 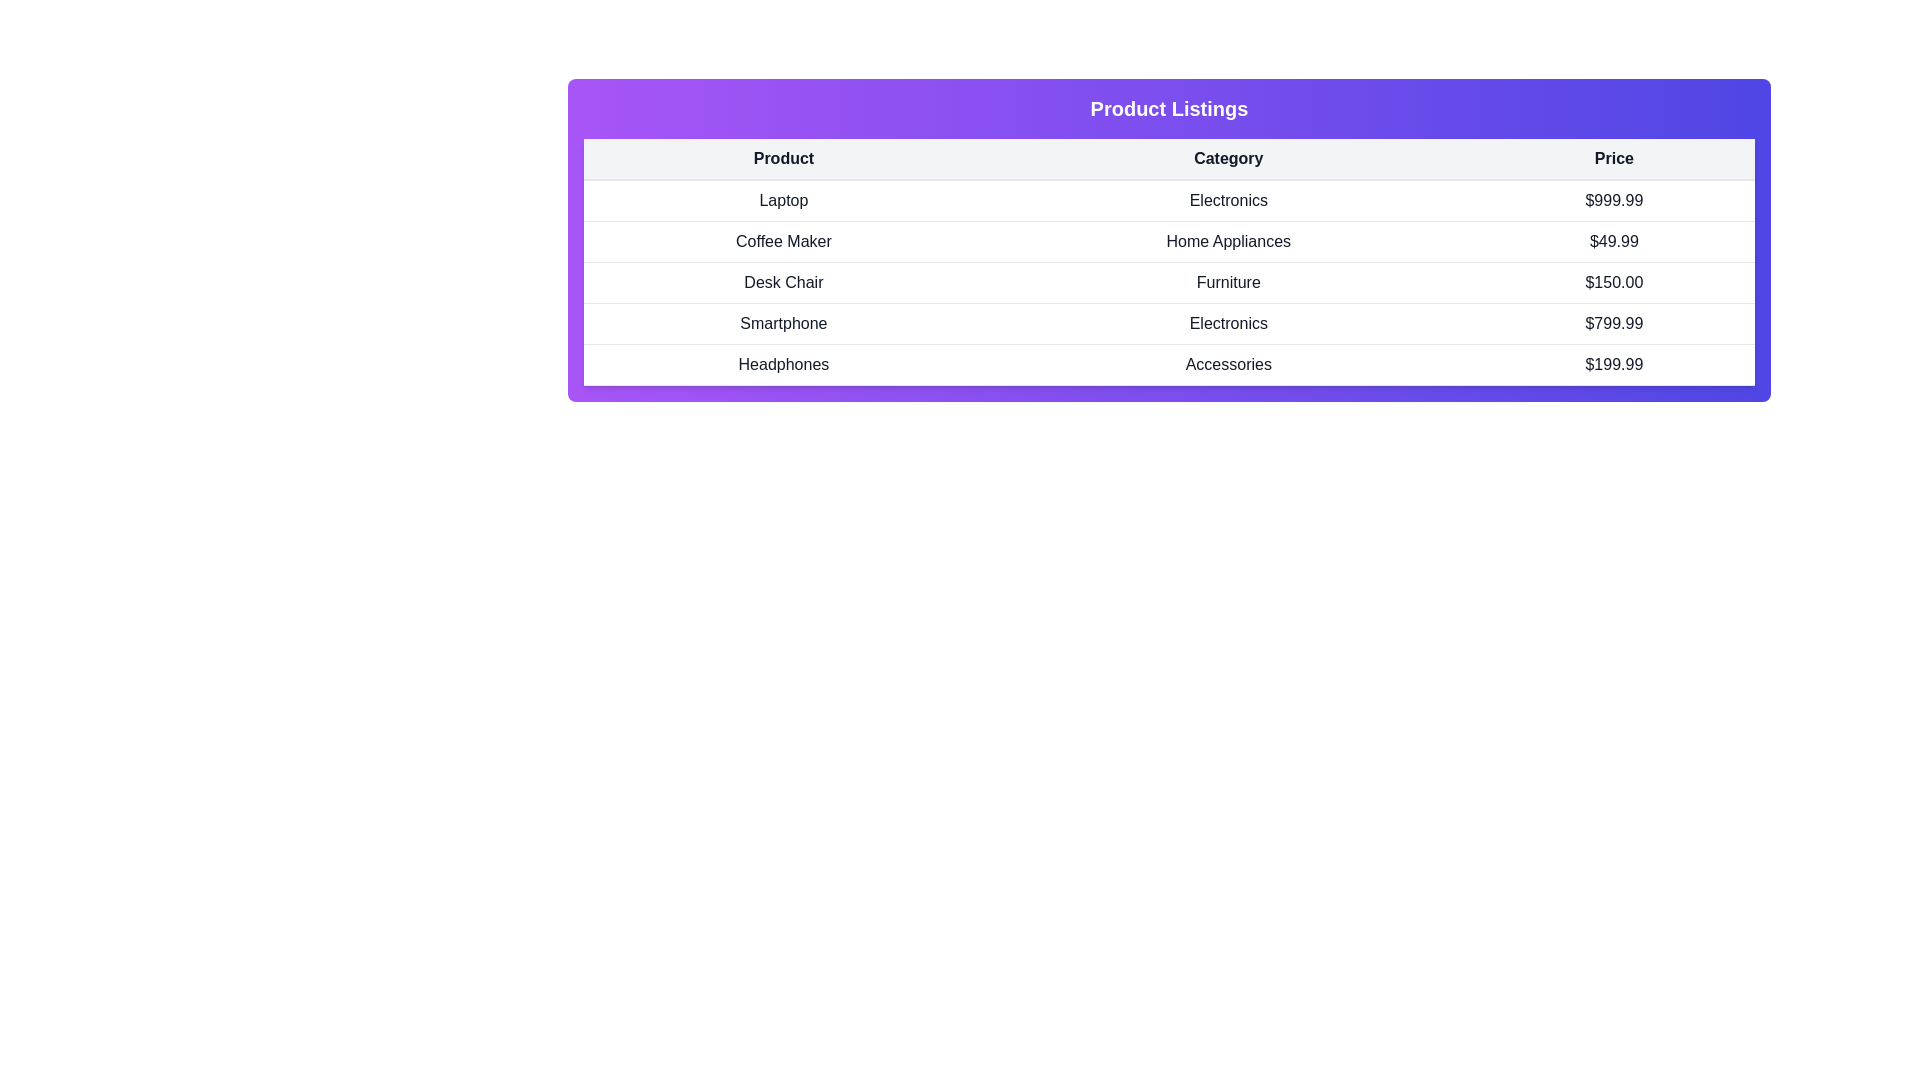 What do you see at coordinates (782, 365) in the screenshot?
I see `the Text label that lists the product name 'Headphones' in the 'Product' column of the structured table layout` at bounding box center [782, 365].